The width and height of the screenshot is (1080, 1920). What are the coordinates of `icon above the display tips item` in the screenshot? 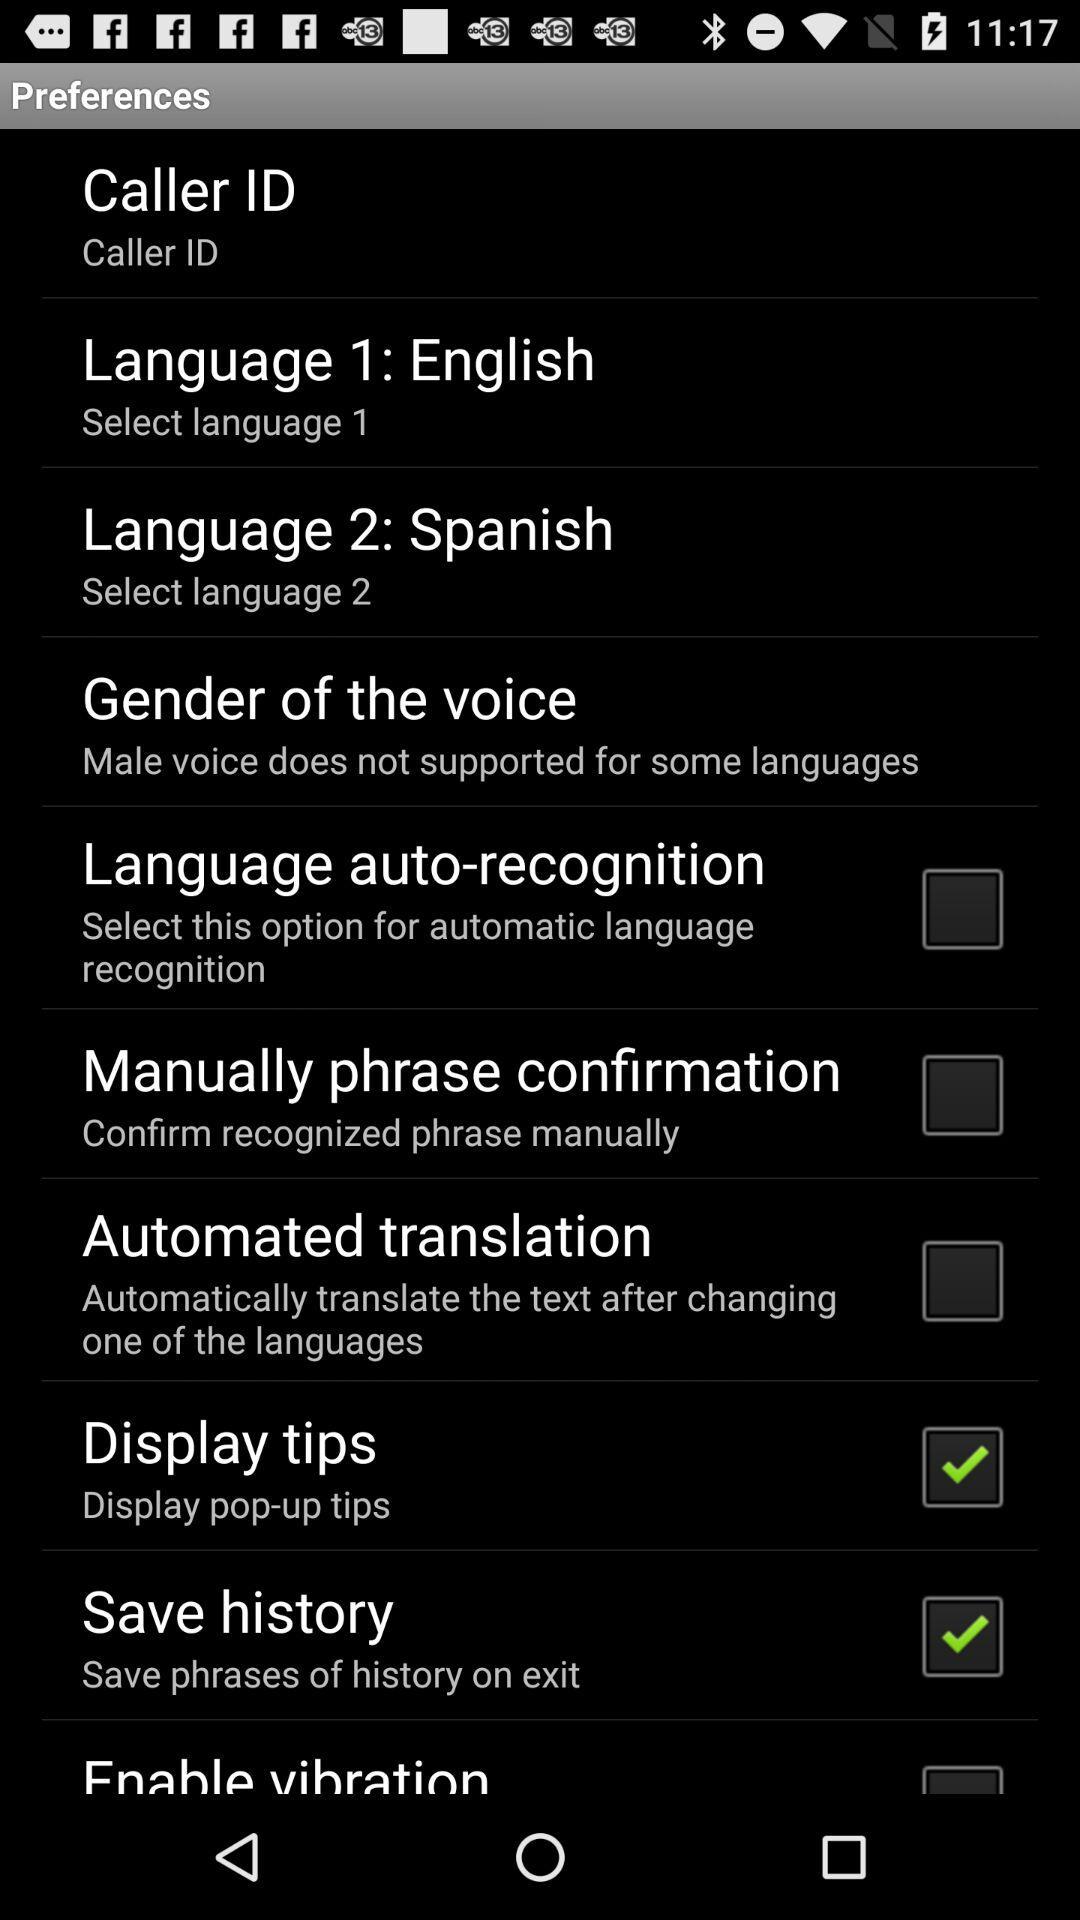 It's located at (489, 1318).